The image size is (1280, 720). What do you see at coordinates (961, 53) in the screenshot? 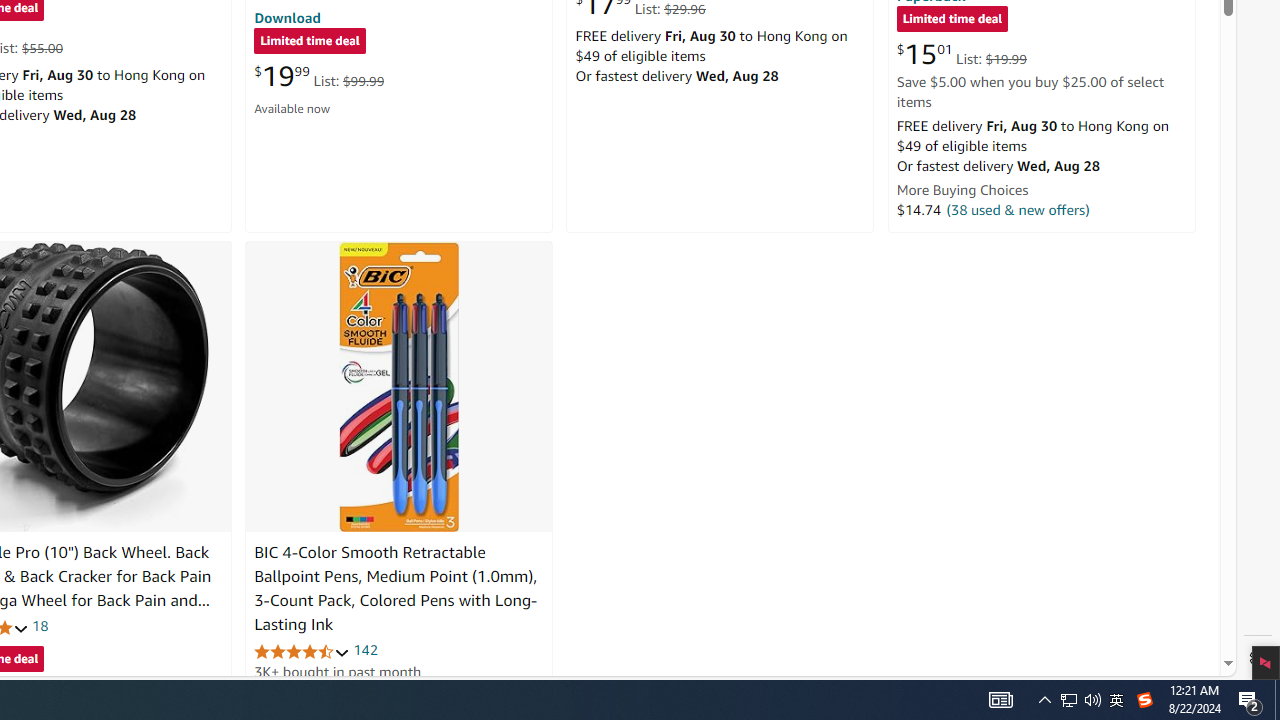
I see `'$15.01 List: $19.99'` at bounding box center [961, 53].